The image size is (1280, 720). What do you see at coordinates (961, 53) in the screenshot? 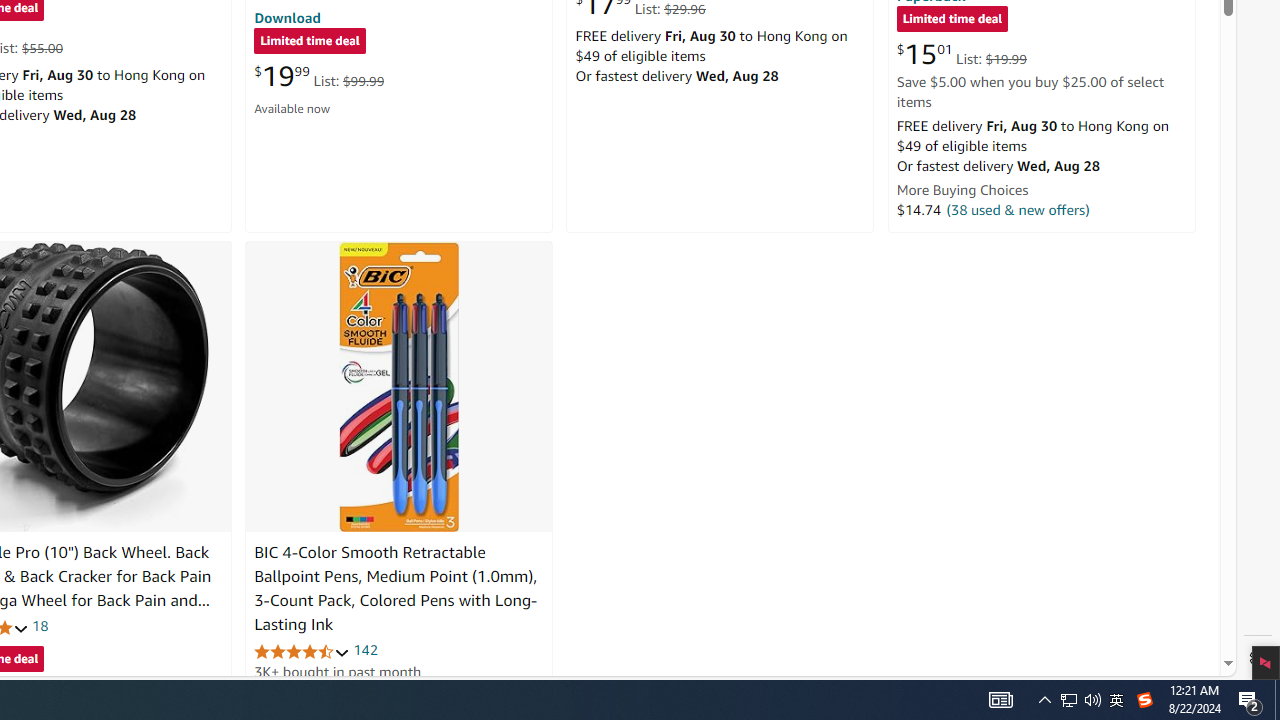
I see `'$15.01 List: $19.99'` at bounding box center [961, 53].